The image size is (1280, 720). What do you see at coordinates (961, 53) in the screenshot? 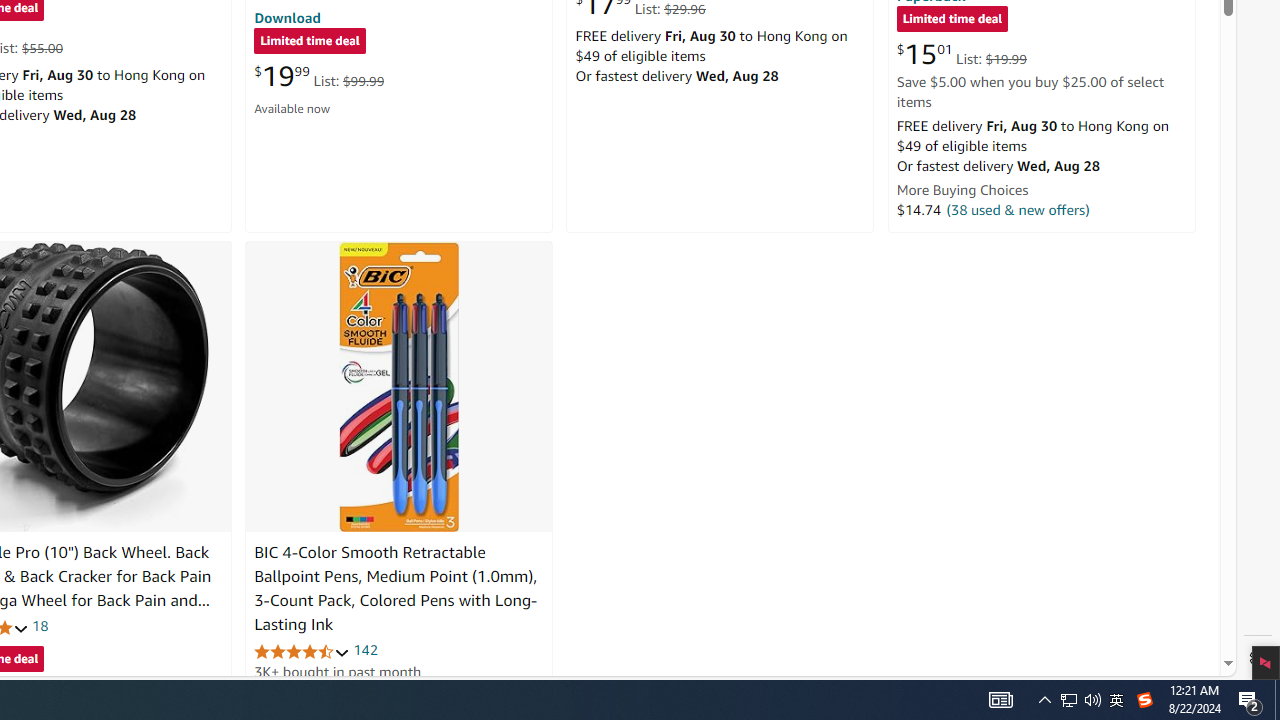
I see `'$15.01 List: $19.99'` at bounding box center [961, 53].